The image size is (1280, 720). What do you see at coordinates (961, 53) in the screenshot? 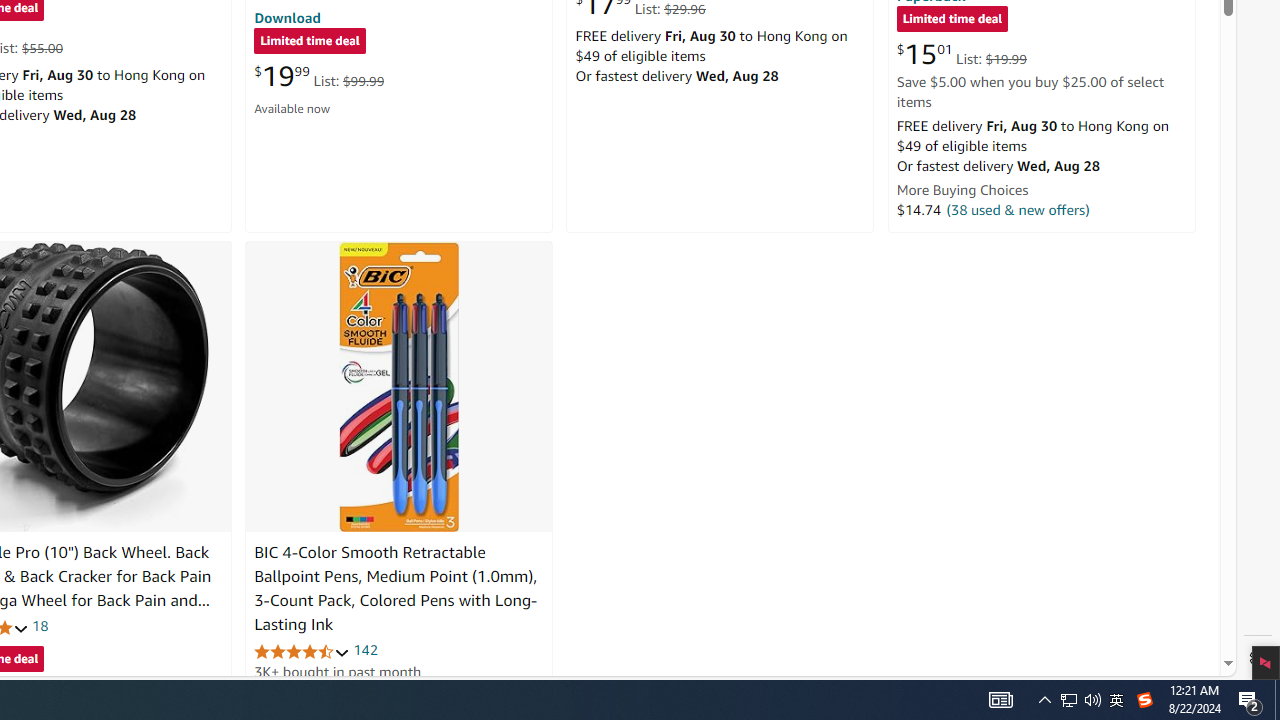
I see `'$15.01 List: $19.99'` at bounding box center [961, 53].